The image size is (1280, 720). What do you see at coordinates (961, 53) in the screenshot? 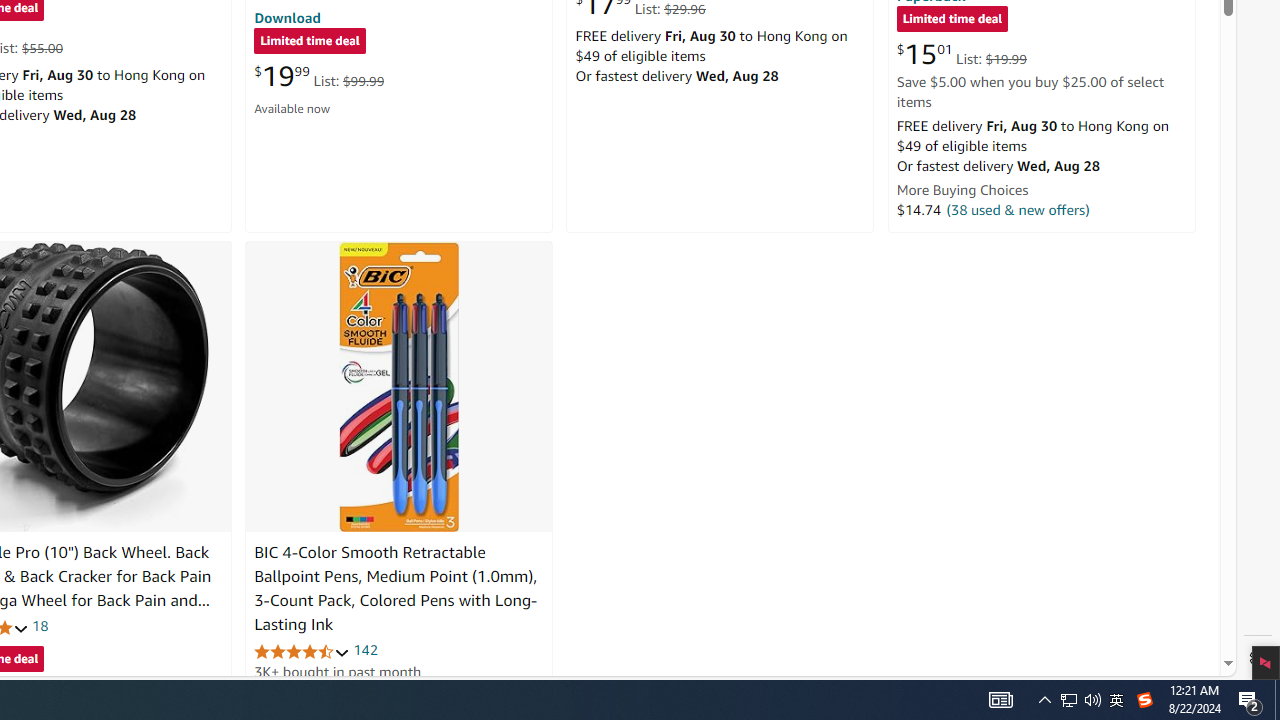
I see `'$15.01 List: $19.99'` at bounding box center [961, 53].